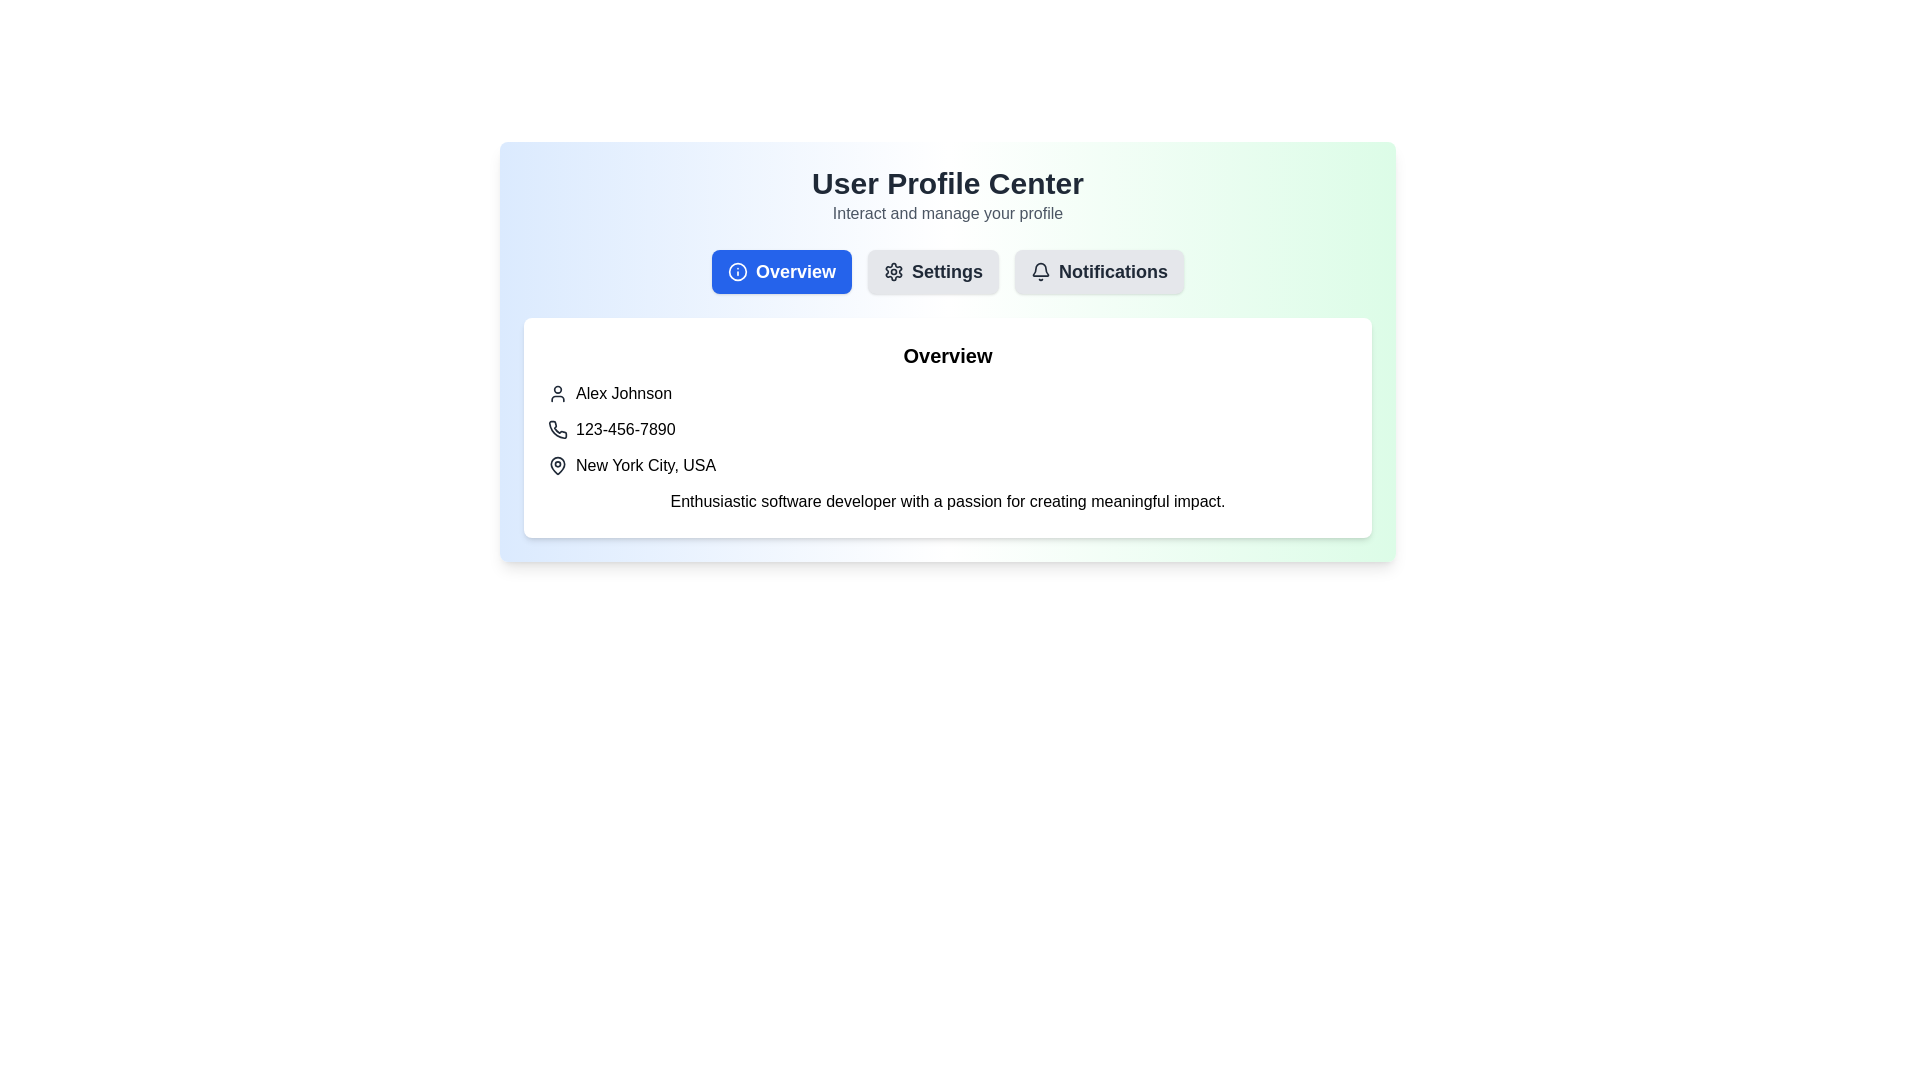  Describe the element at coordinates (947, 196) in the screenshot. I see `the text header component titled 'User Profile Center' with a subtitle 'Interact and manage your profile', which is centrally aligned on a light gradient background` at that location.